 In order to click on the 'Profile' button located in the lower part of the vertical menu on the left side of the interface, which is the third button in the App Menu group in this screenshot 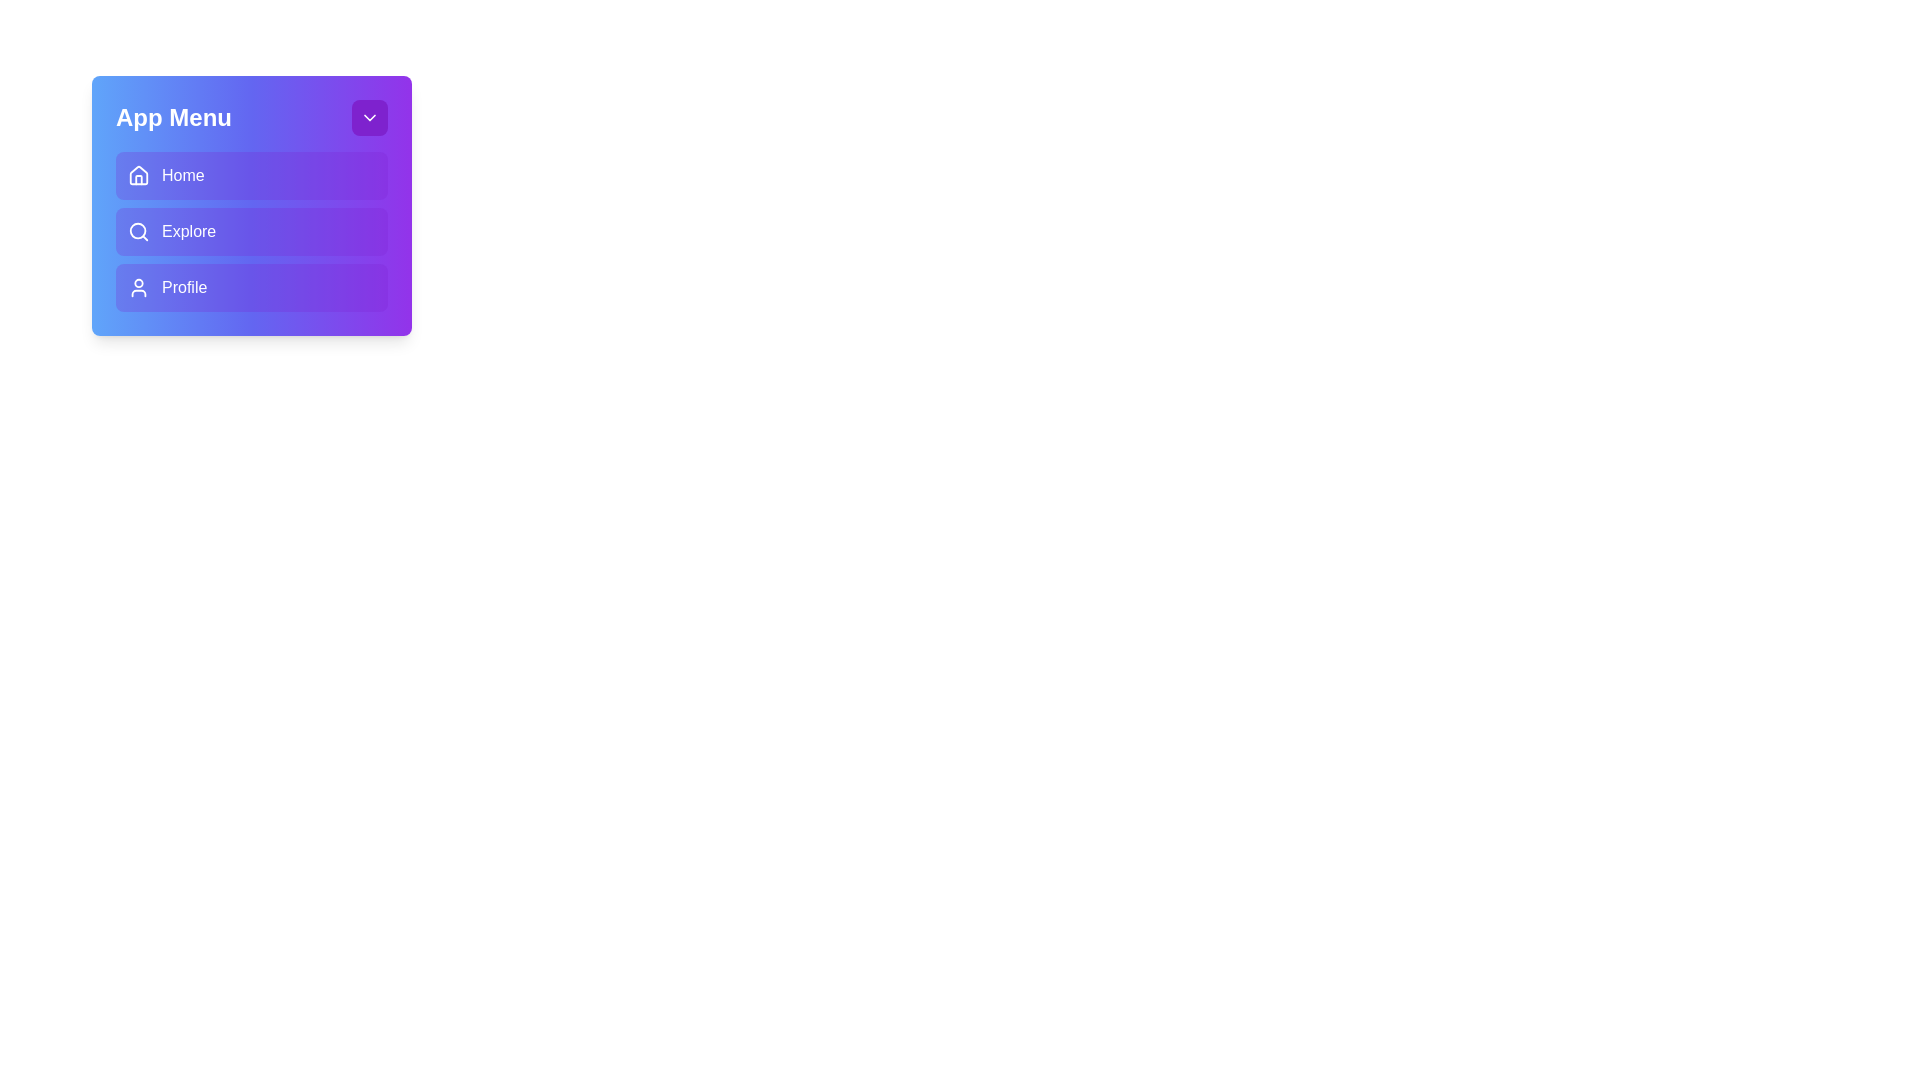, I will do `click(184, 288)`.